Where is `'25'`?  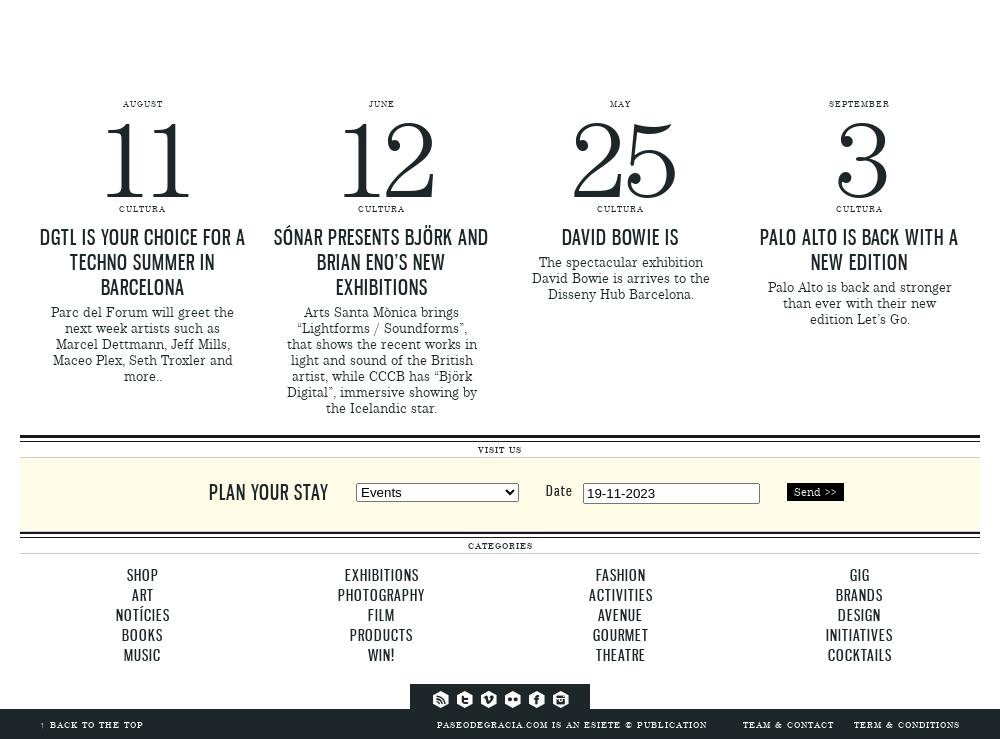
'25' is located at coordinates (619, 160).